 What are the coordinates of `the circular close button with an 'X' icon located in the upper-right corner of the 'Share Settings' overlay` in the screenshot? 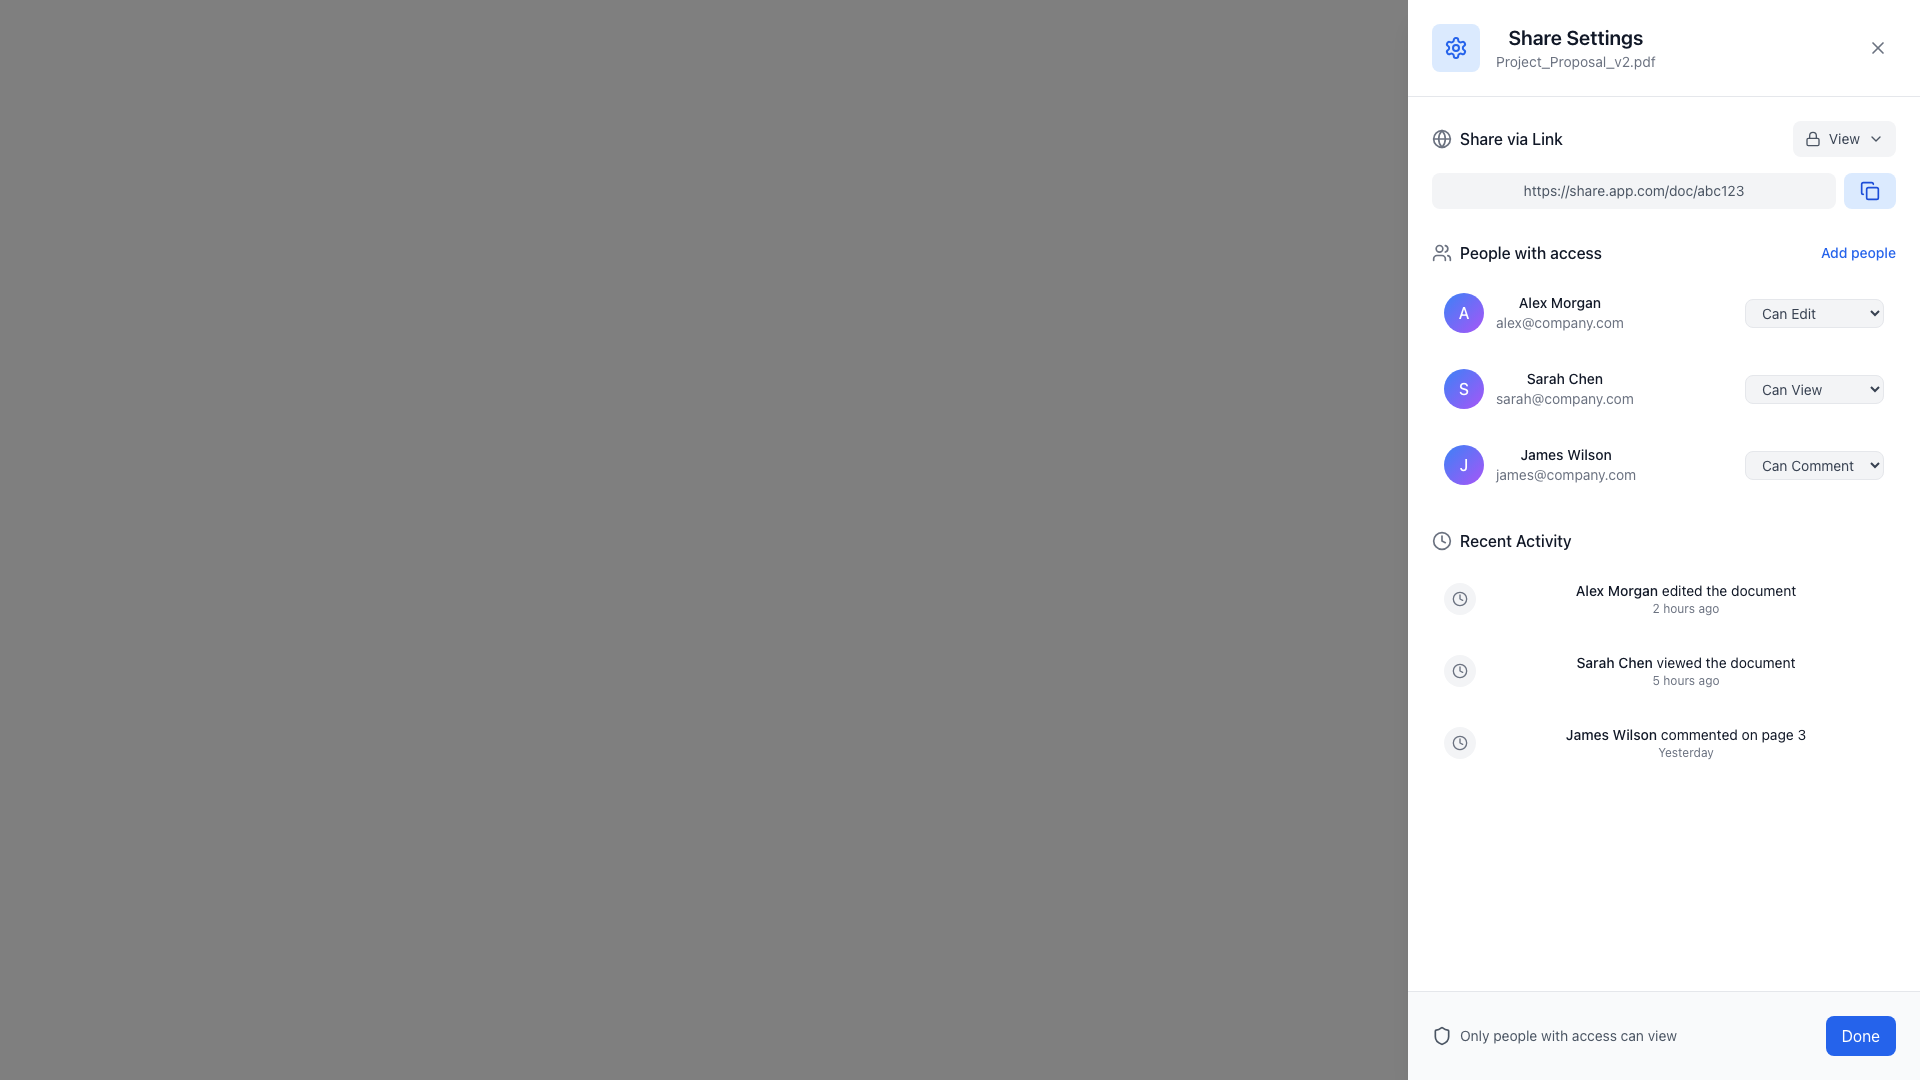 It's located at (1876, 46).